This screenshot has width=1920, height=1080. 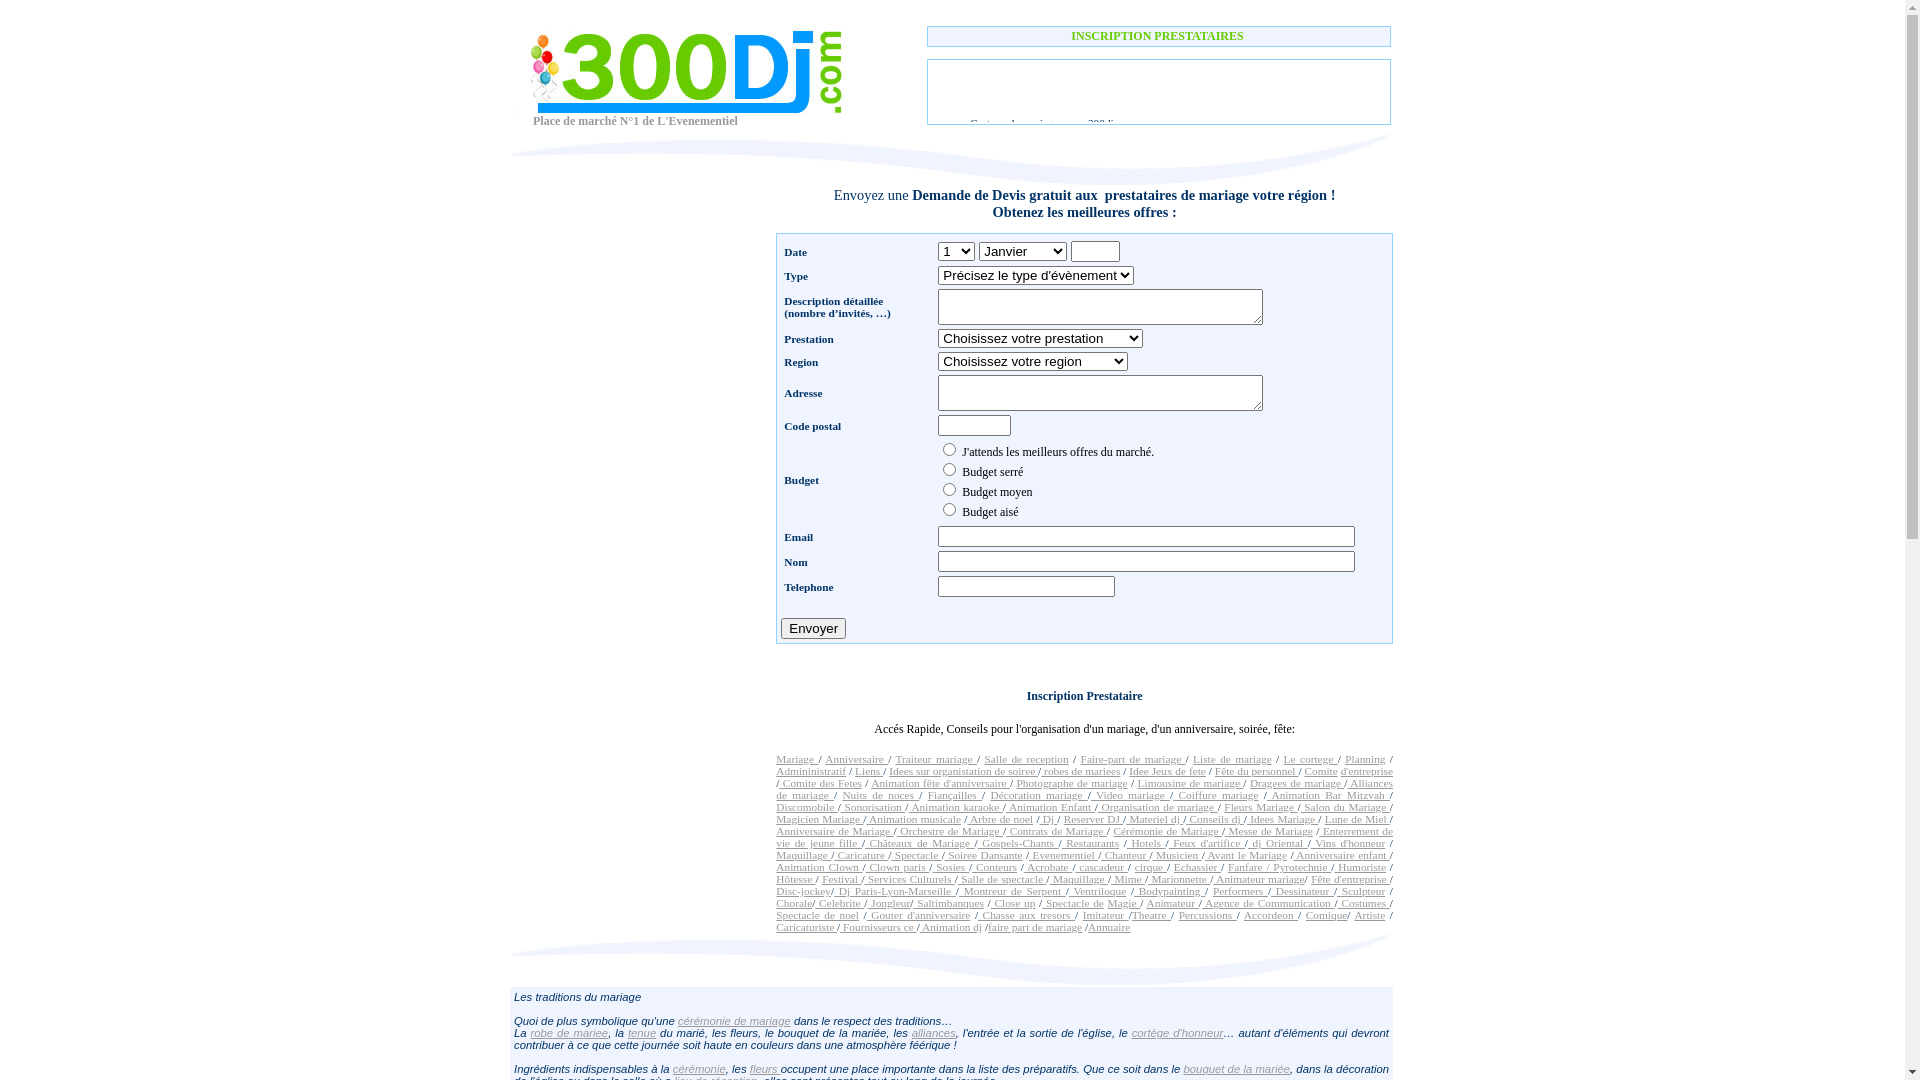 What do you see at coordinates (950, 866) in the screenshot?
I see `'Sosies'` at bounding box center [950, 866].